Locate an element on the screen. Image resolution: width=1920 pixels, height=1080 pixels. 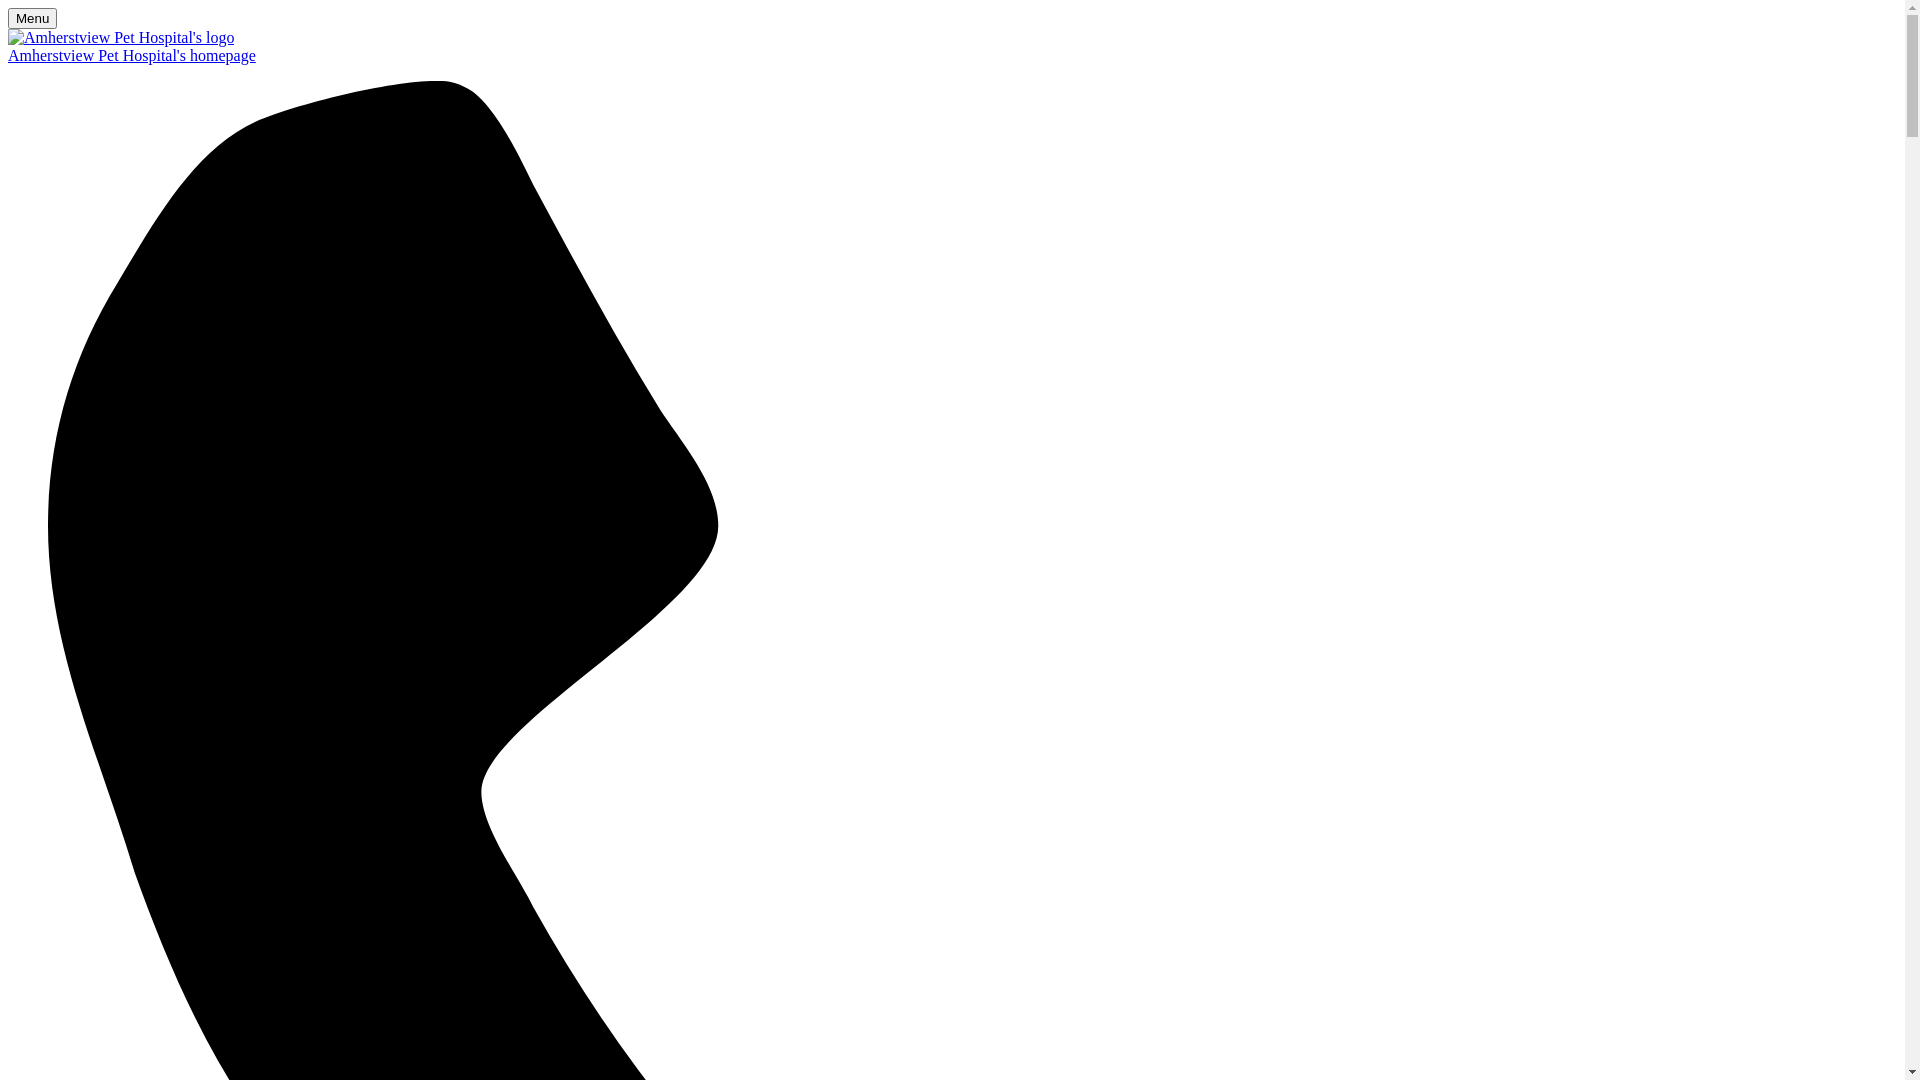
'Menu' is located at coordinates (32, 18).